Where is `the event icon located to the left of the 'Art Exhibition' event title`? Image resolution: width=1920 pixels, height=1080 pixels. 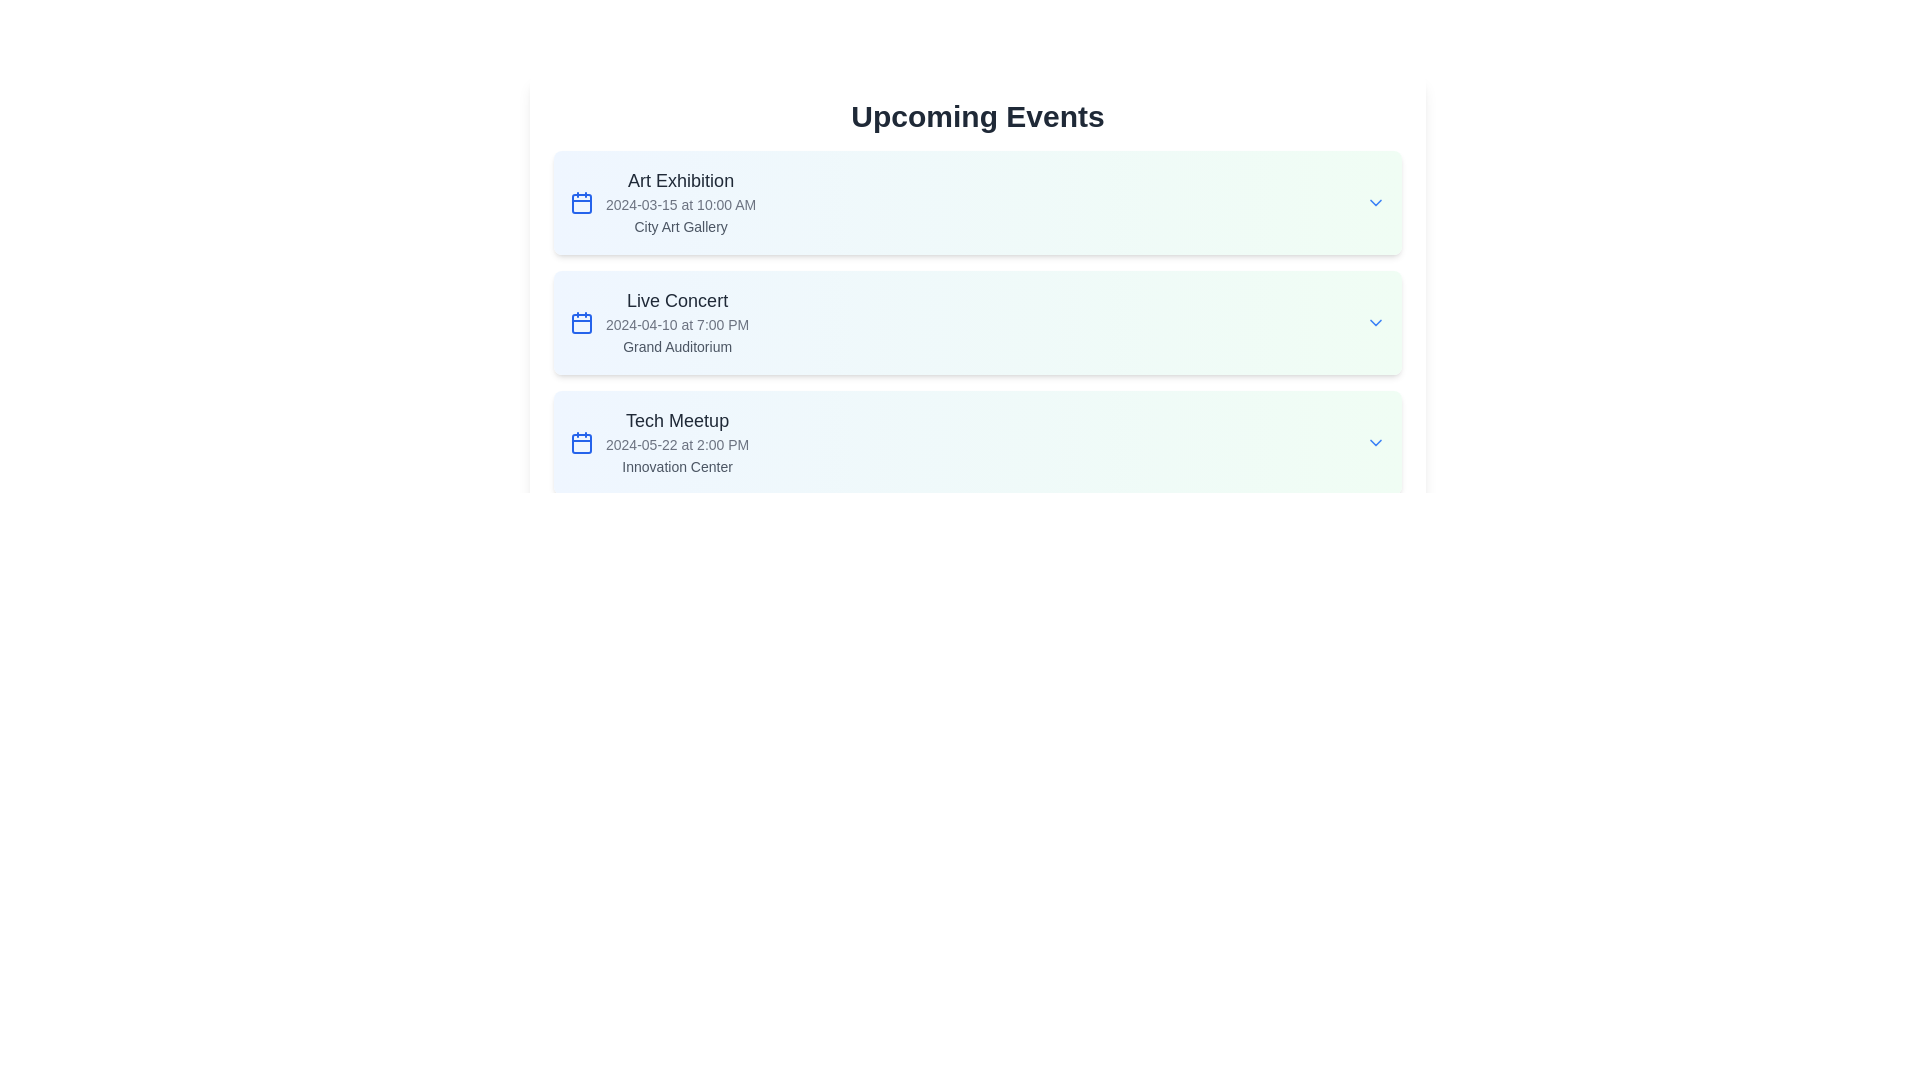
the event icon located to the left of the 'Art Exhibition' event title is located at coordinates (580, 203).